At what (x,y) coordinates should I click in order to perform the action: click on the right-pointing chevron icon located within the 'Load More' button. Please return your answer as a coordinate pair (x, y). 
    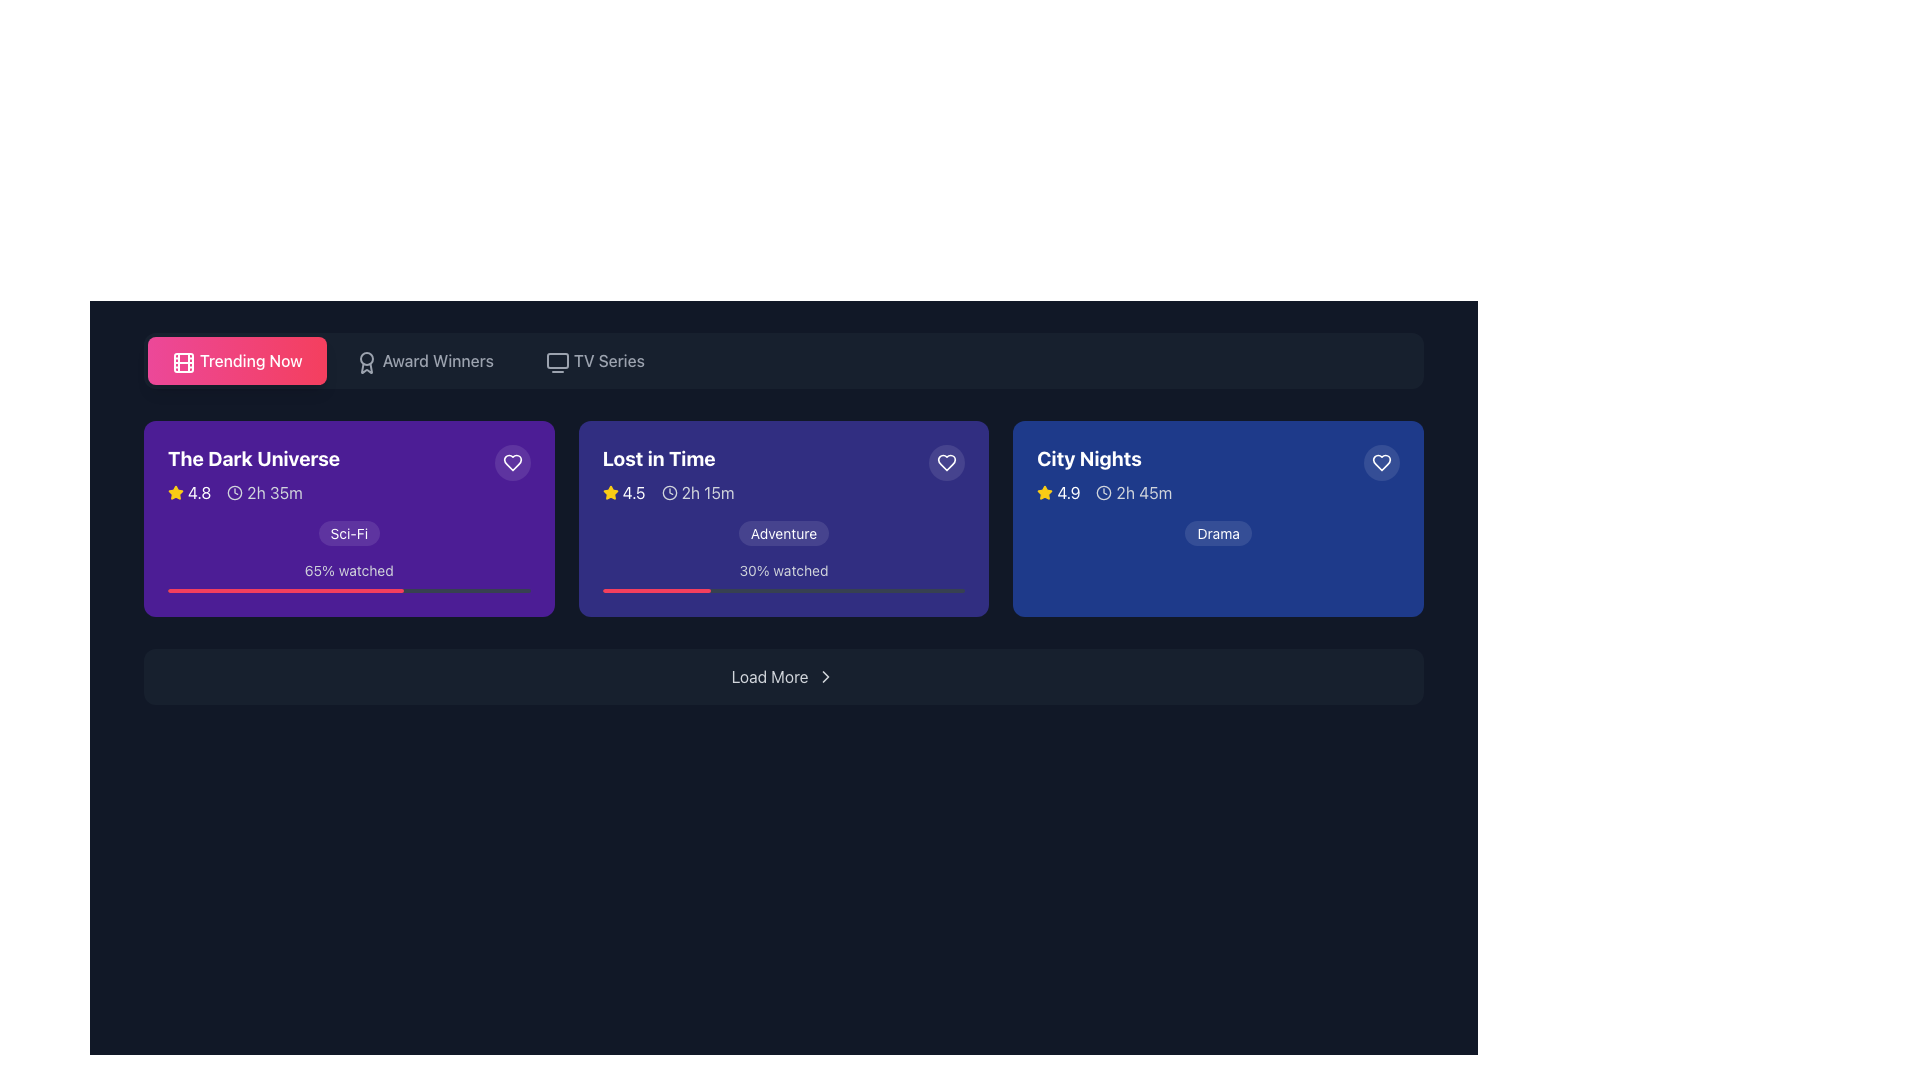
    Looking at the image, I should click on (826, 676).